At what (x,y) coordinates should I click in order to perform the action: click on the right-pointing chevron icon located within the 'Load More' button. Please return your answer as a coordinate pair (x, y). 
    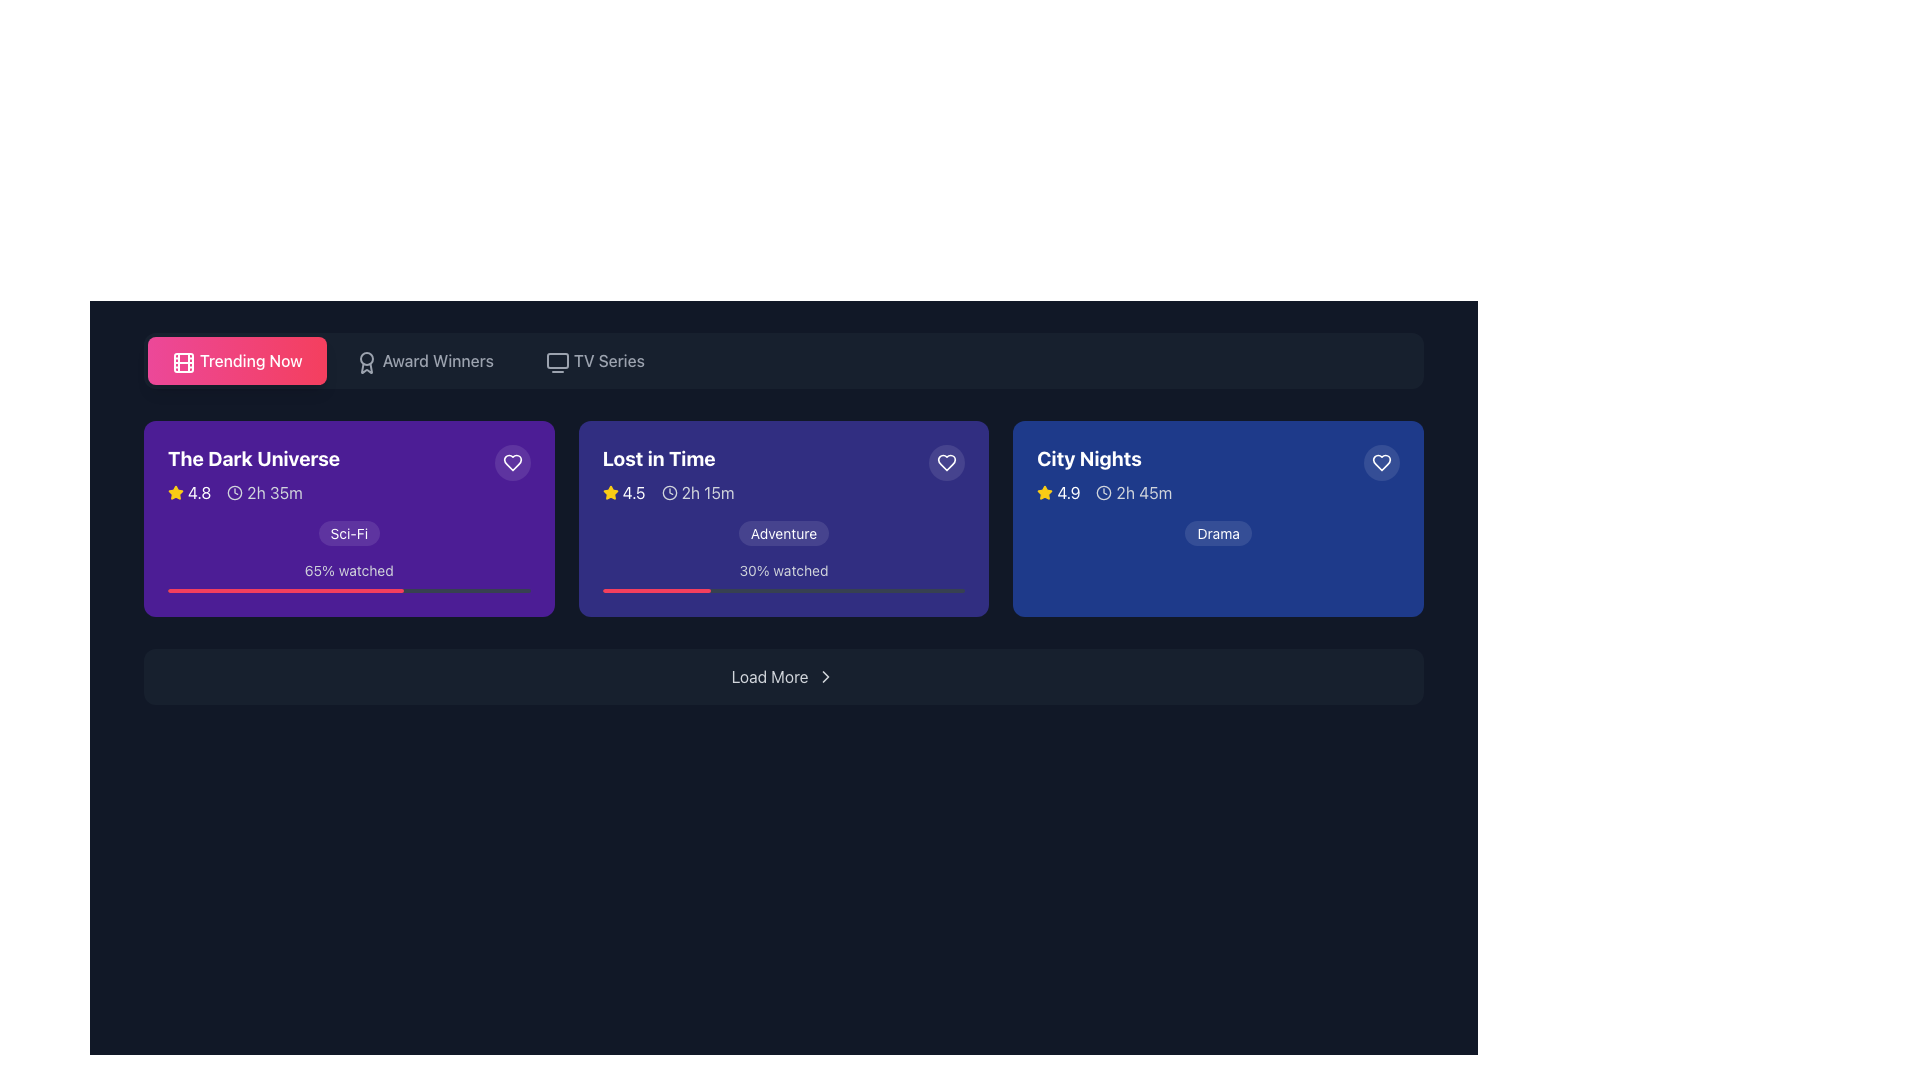
    Looking at the image, I should click on (826, 676).